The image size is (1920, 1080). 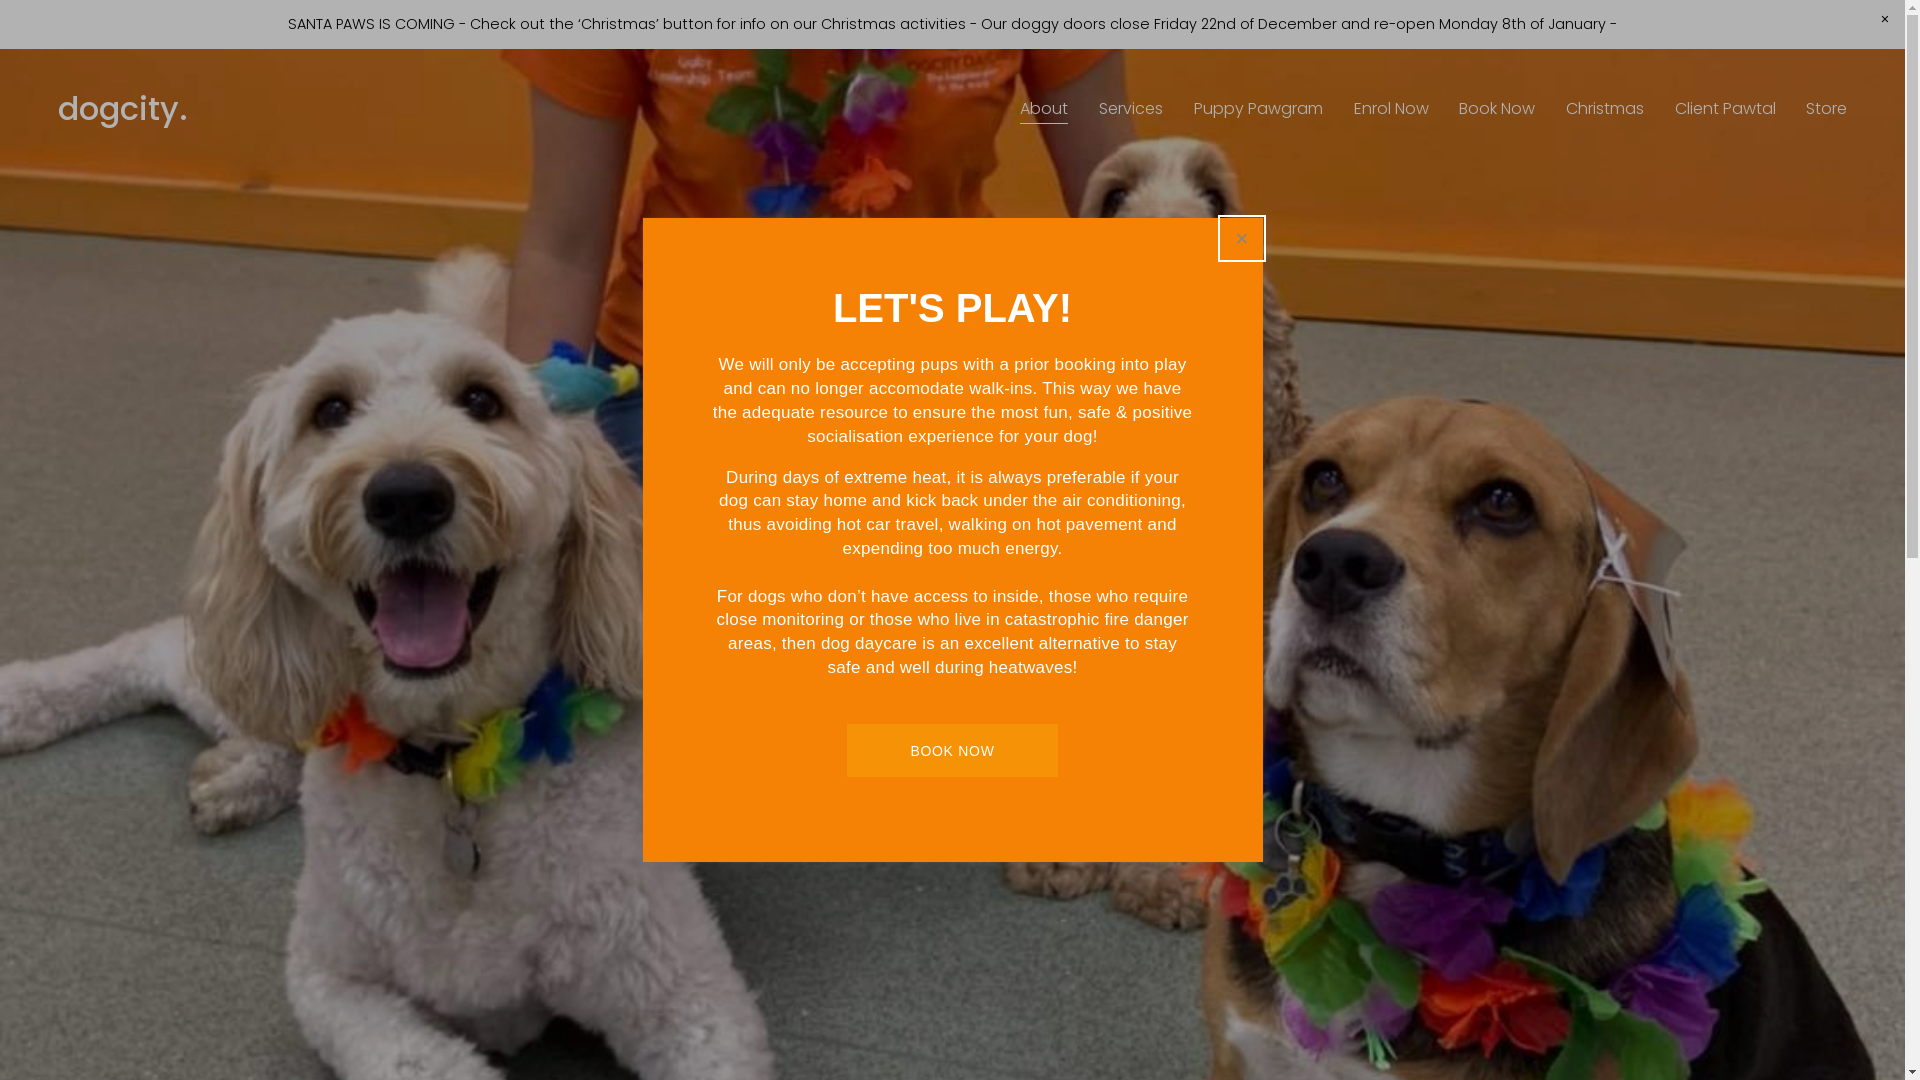 What do you see at coordinates (1724, 110) in the screenshot?
I see `'Client Pawtal'` at bounding box center [1724, 110].